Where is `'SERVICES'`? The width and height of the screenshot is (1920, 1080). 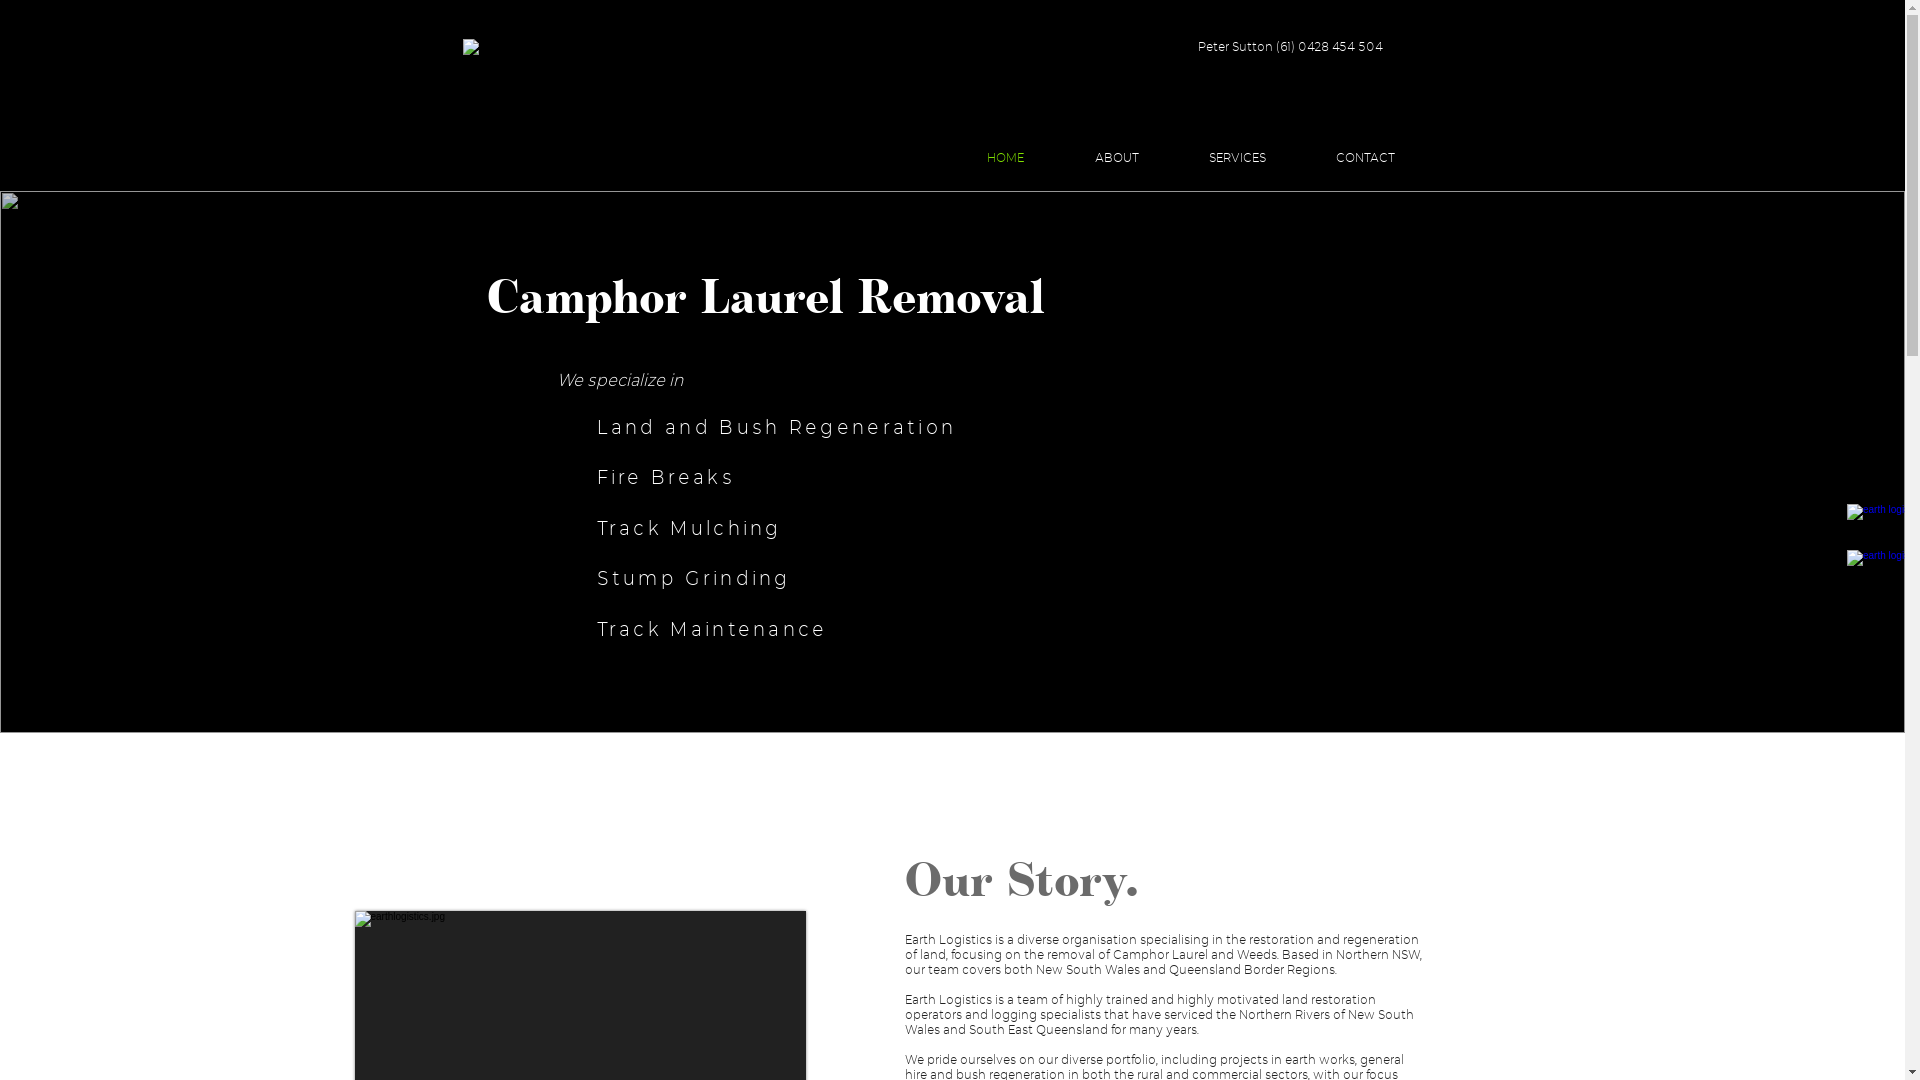
'SERVICES' is located at coordinates (1236, 157).